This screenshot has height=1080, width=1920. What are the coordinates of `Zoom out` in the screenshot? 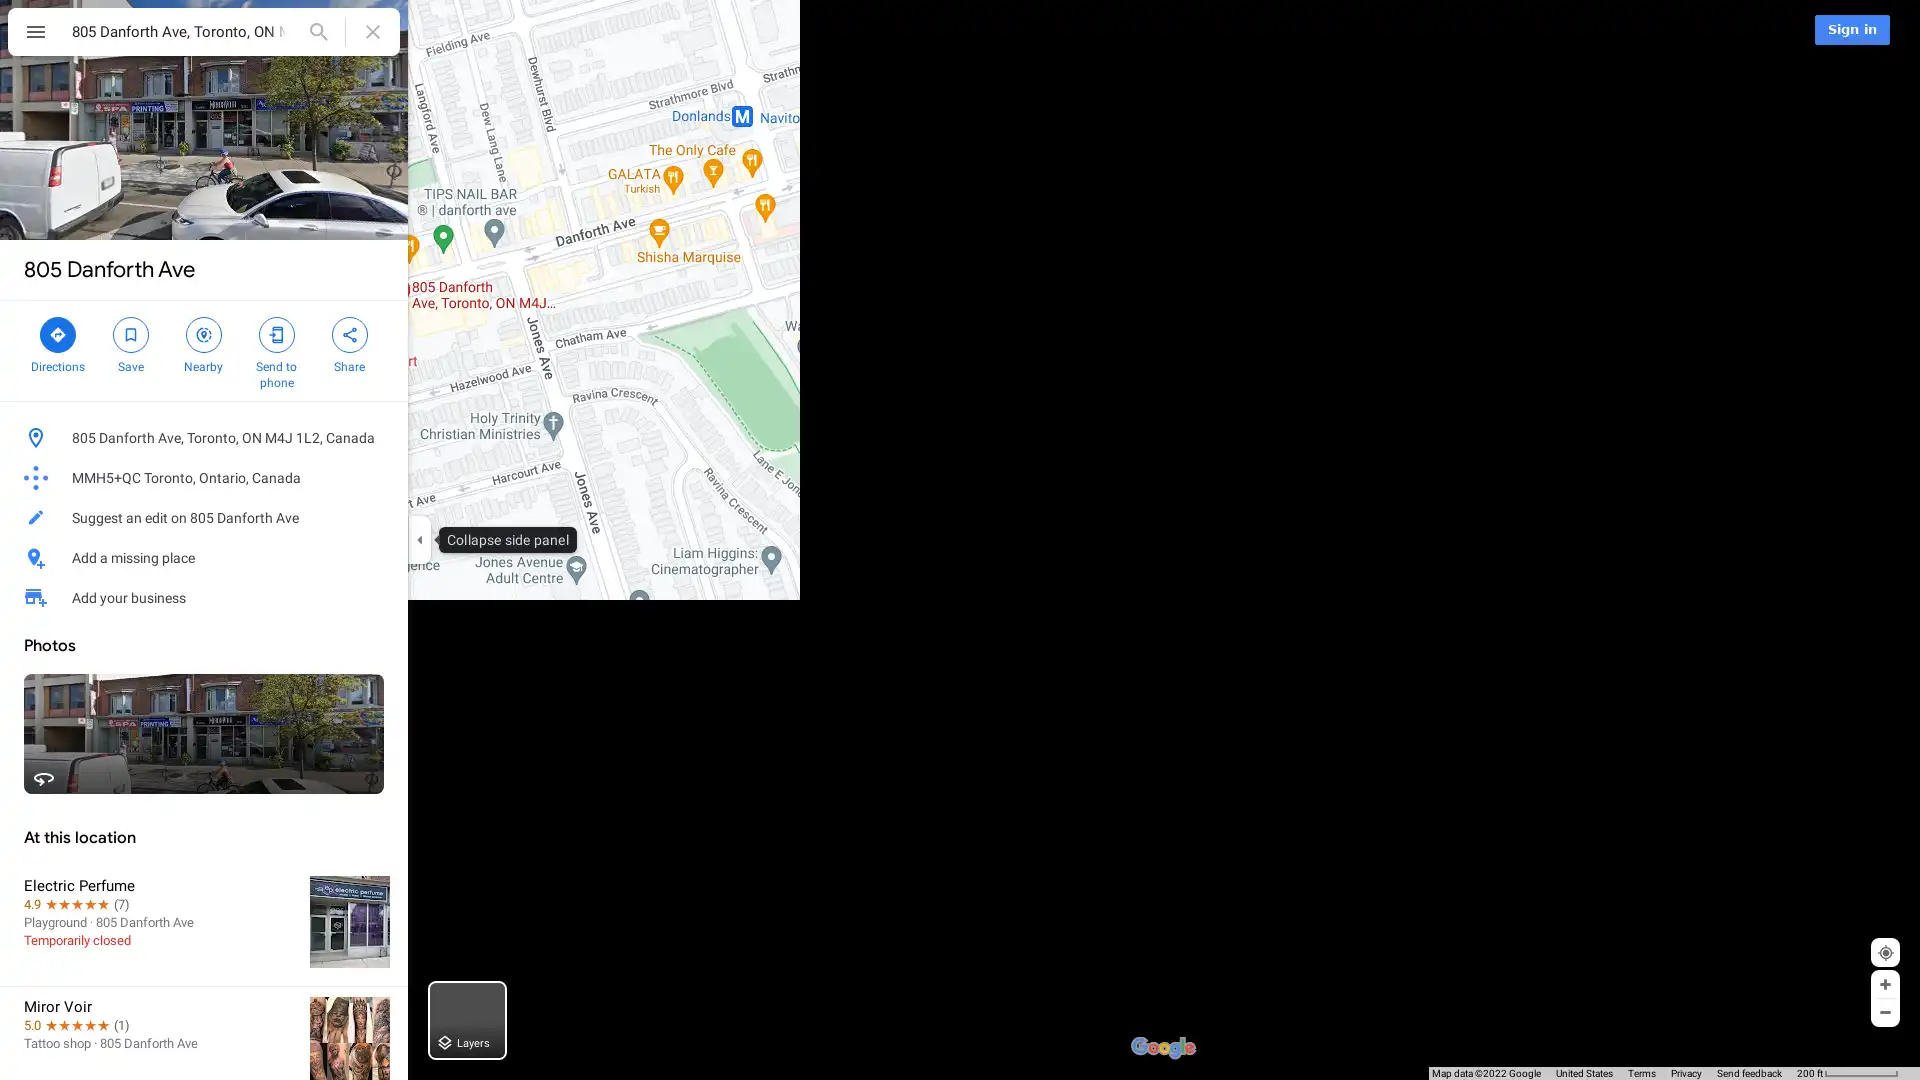 It's located at (1884, 1012).